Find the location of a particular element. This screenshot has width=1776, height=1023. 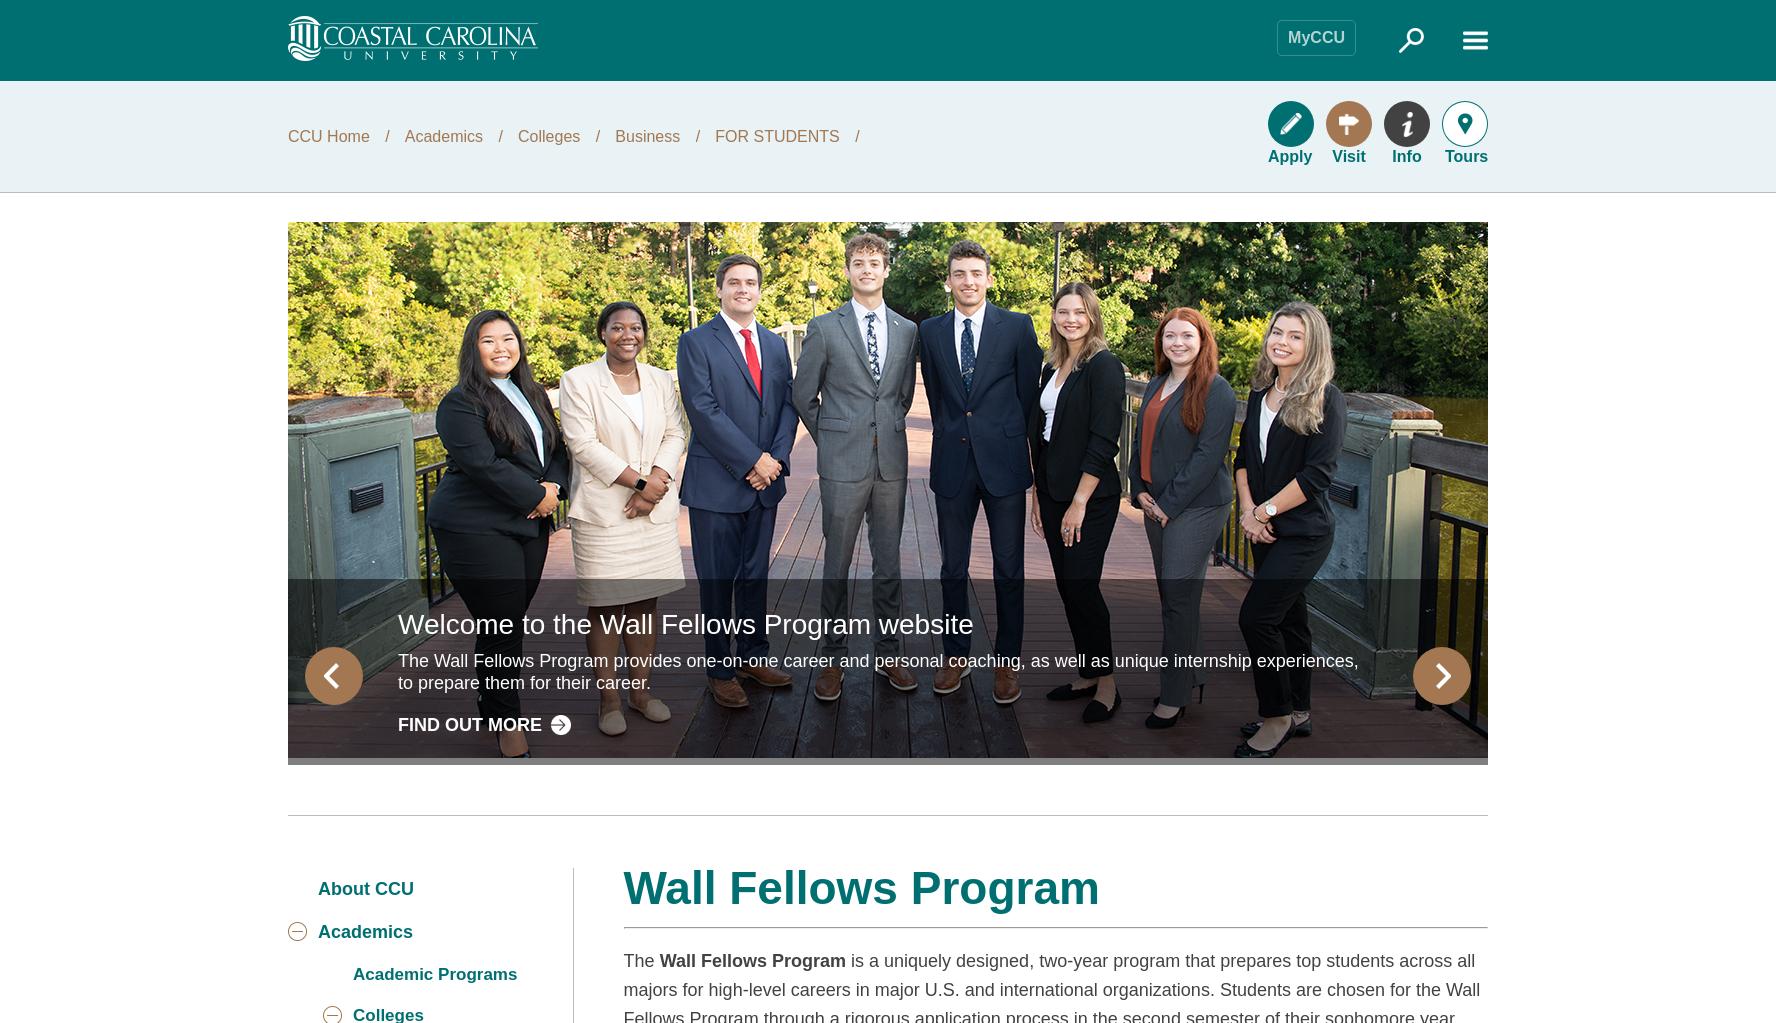

'Find Out More' is located at coordinates (398, 723).